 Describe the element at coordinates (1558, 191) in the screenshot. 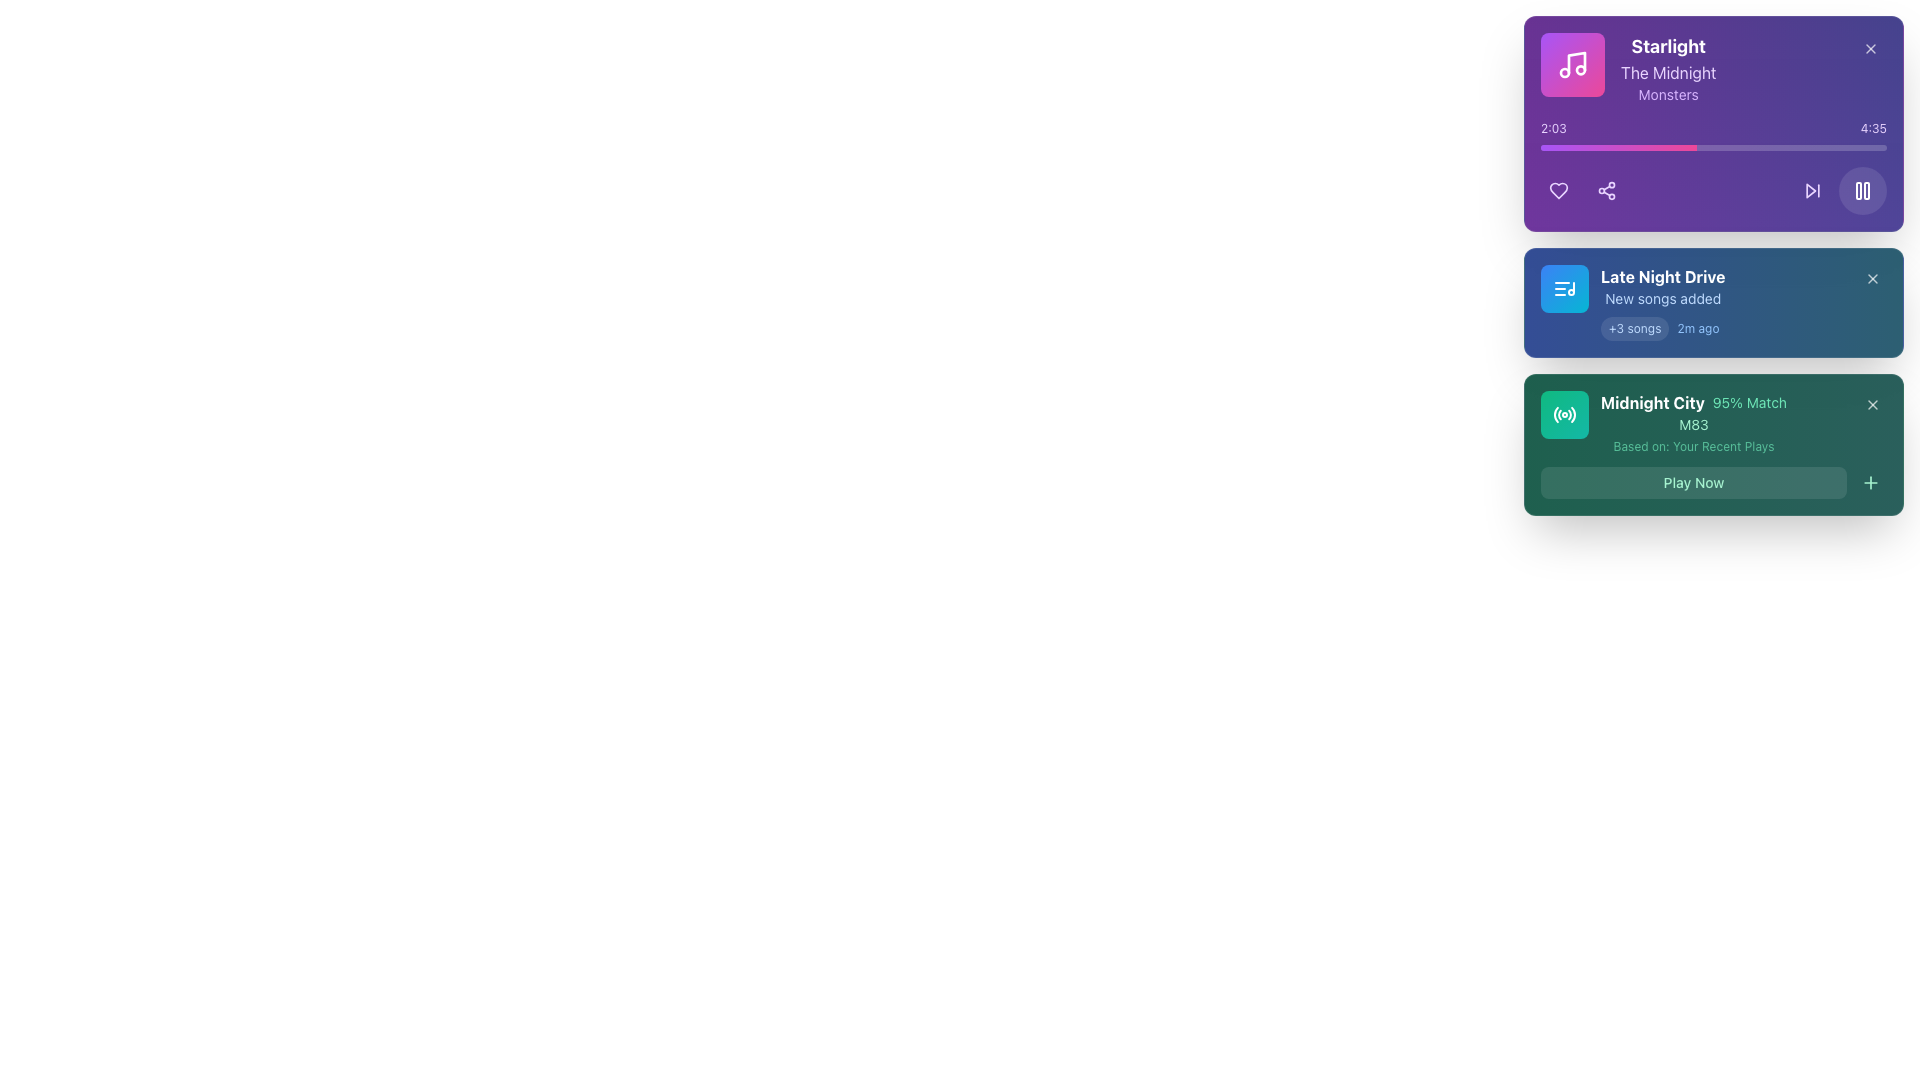

I see `the heart-shaped graphical icon located in the upper section of the 'Starlight' card` at that location.